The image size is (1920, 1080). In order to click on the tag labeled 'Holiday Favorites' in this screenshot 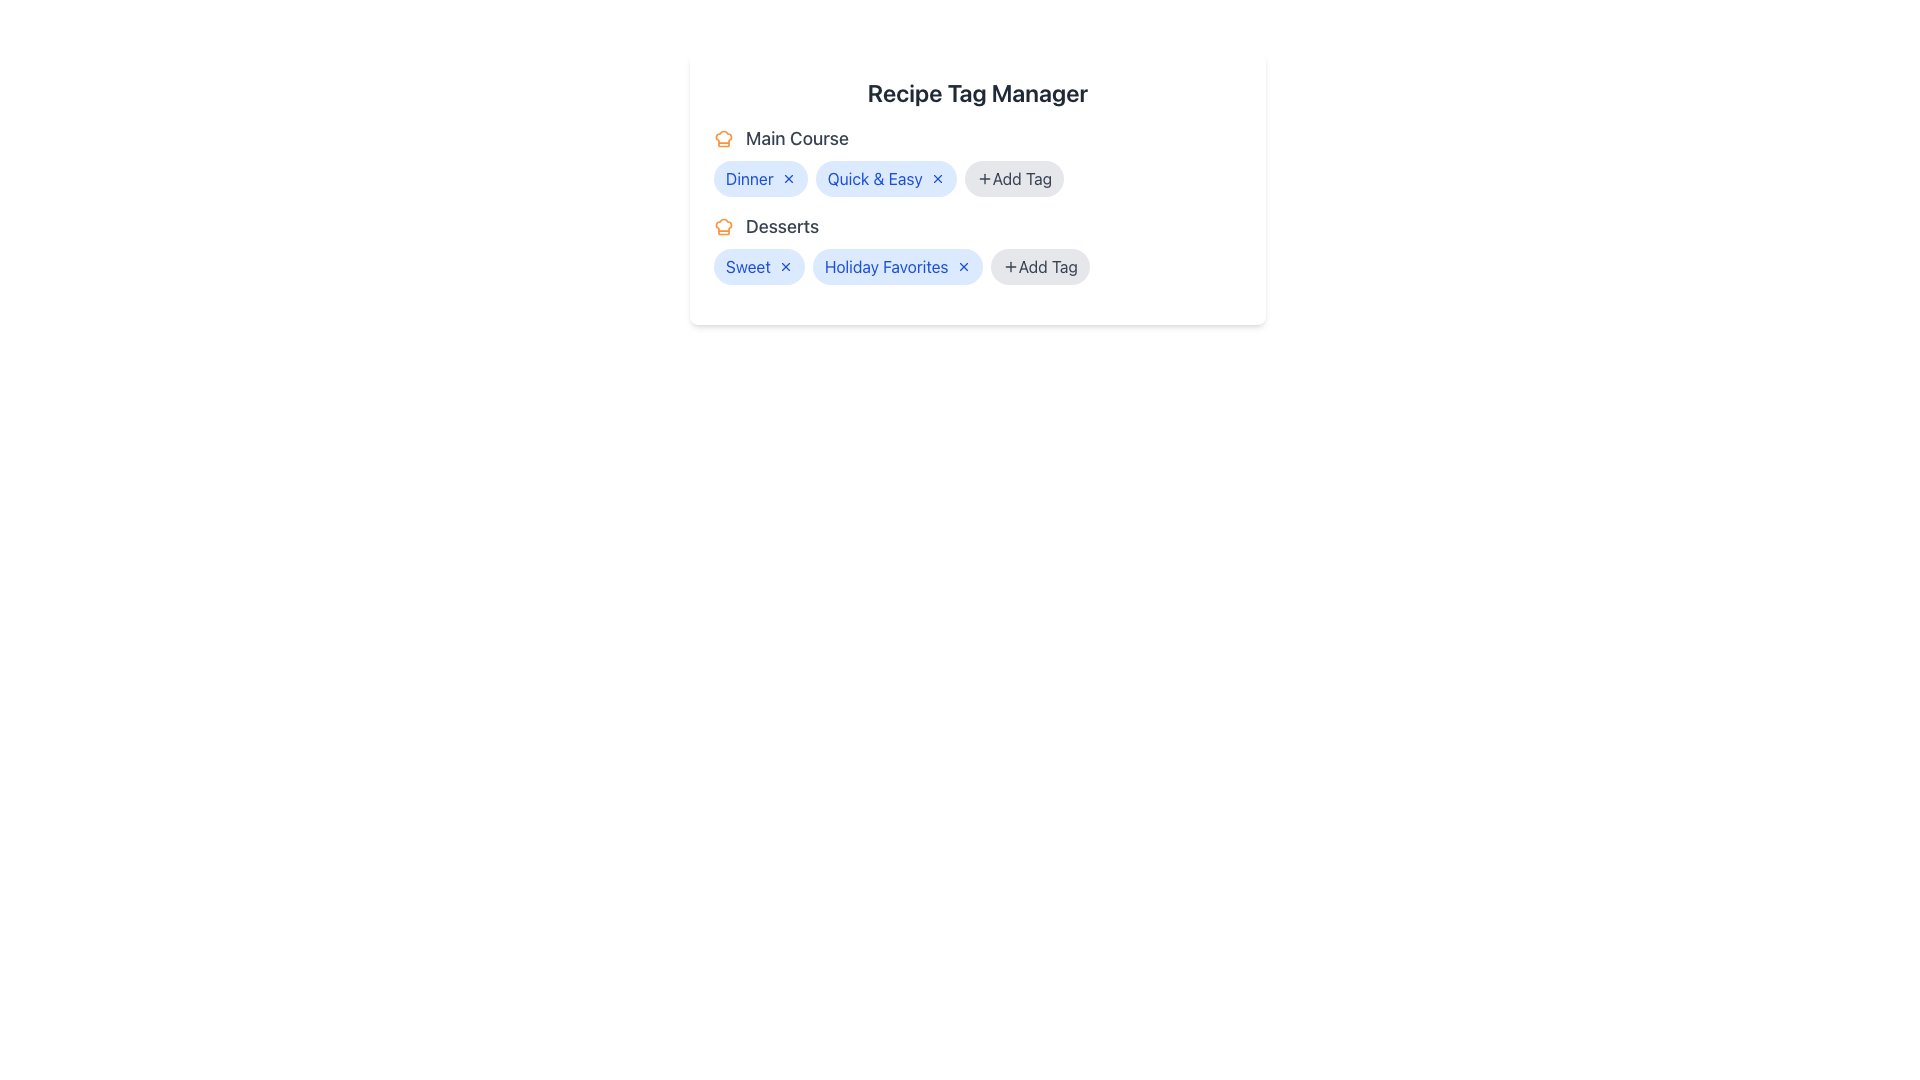, I will do `click(885, 265)`.